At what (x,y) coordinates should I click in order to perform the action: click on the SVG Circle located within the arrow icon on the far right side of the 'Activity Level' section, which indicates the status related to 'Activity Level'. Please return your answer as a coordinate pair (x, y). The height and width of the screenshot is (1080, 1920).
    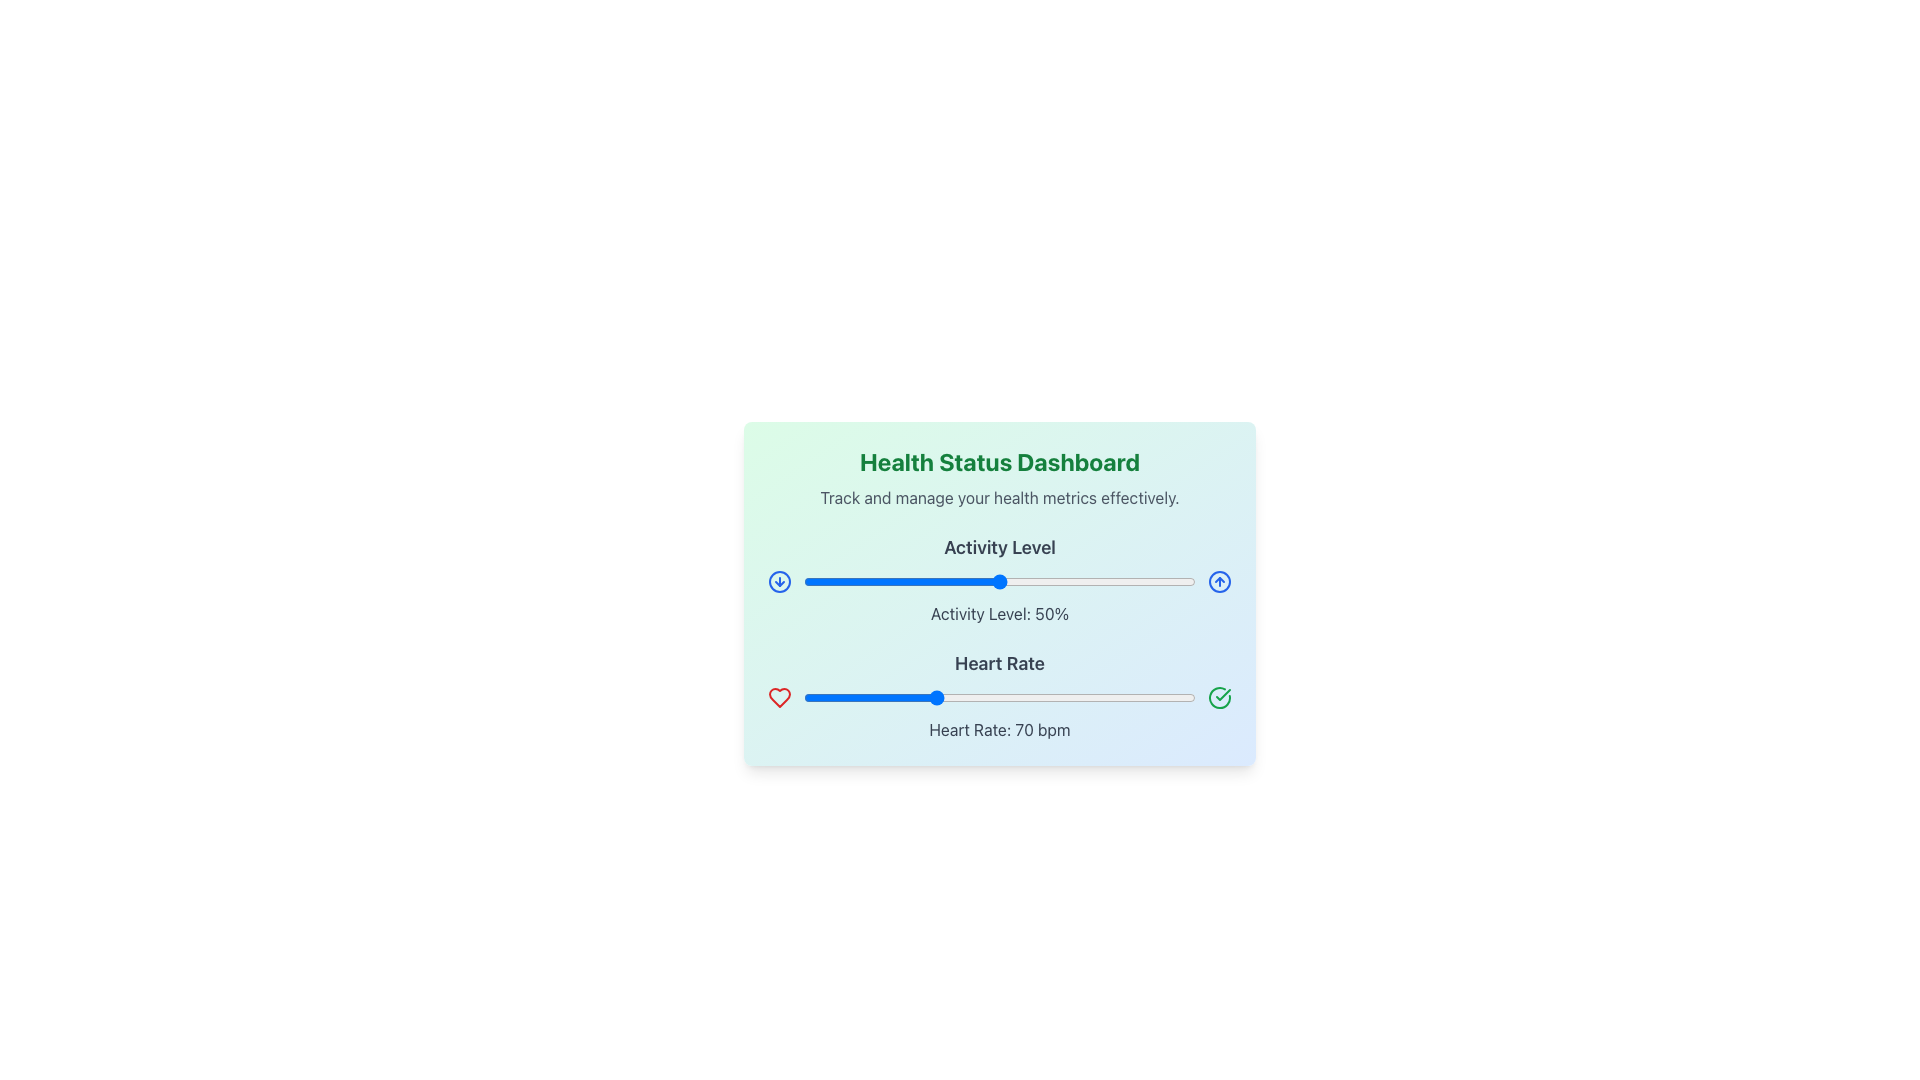
    Looking at the image, I should click on (778, 582).